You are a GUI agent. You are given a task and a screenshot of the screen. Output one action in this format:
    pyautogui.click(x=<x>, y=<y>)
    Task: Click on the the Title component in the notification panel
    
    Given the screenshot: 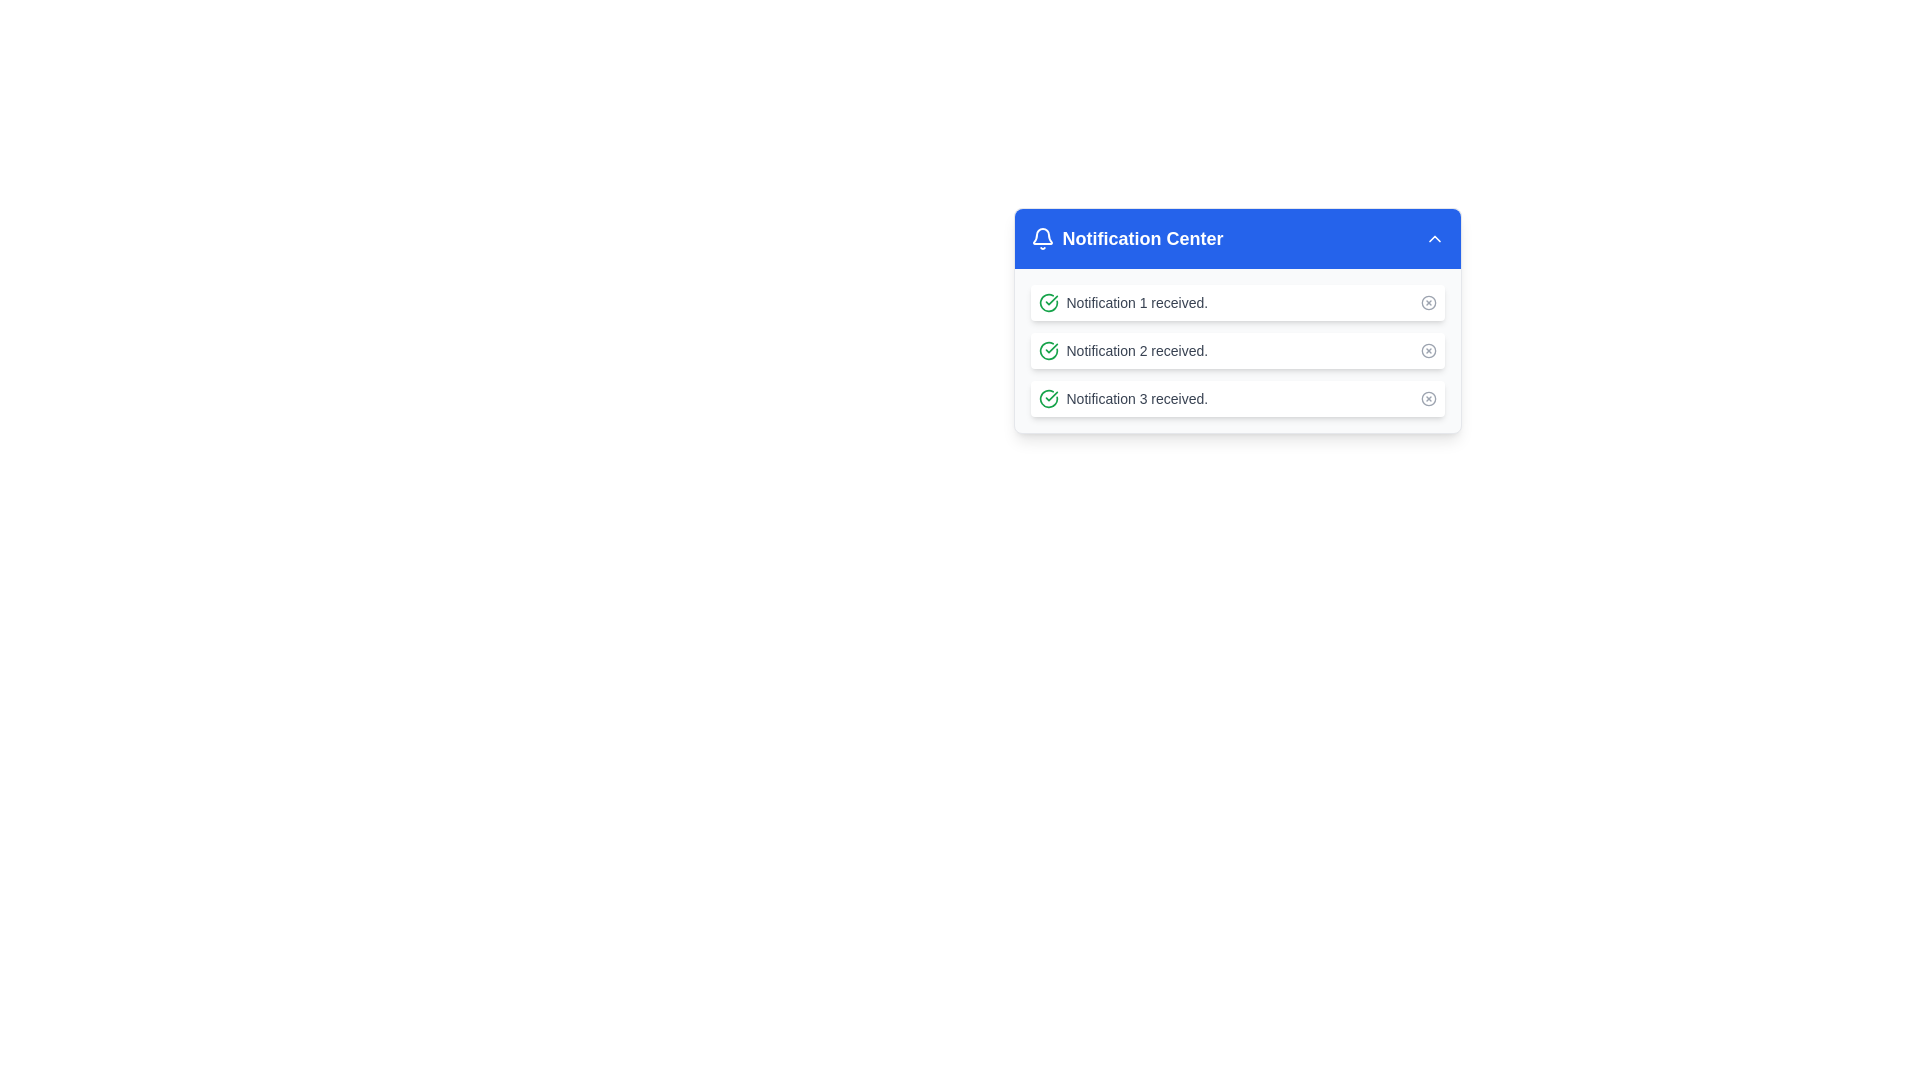 What is the action you would take?
    pyautogui.click(x=1127, y=238)
    